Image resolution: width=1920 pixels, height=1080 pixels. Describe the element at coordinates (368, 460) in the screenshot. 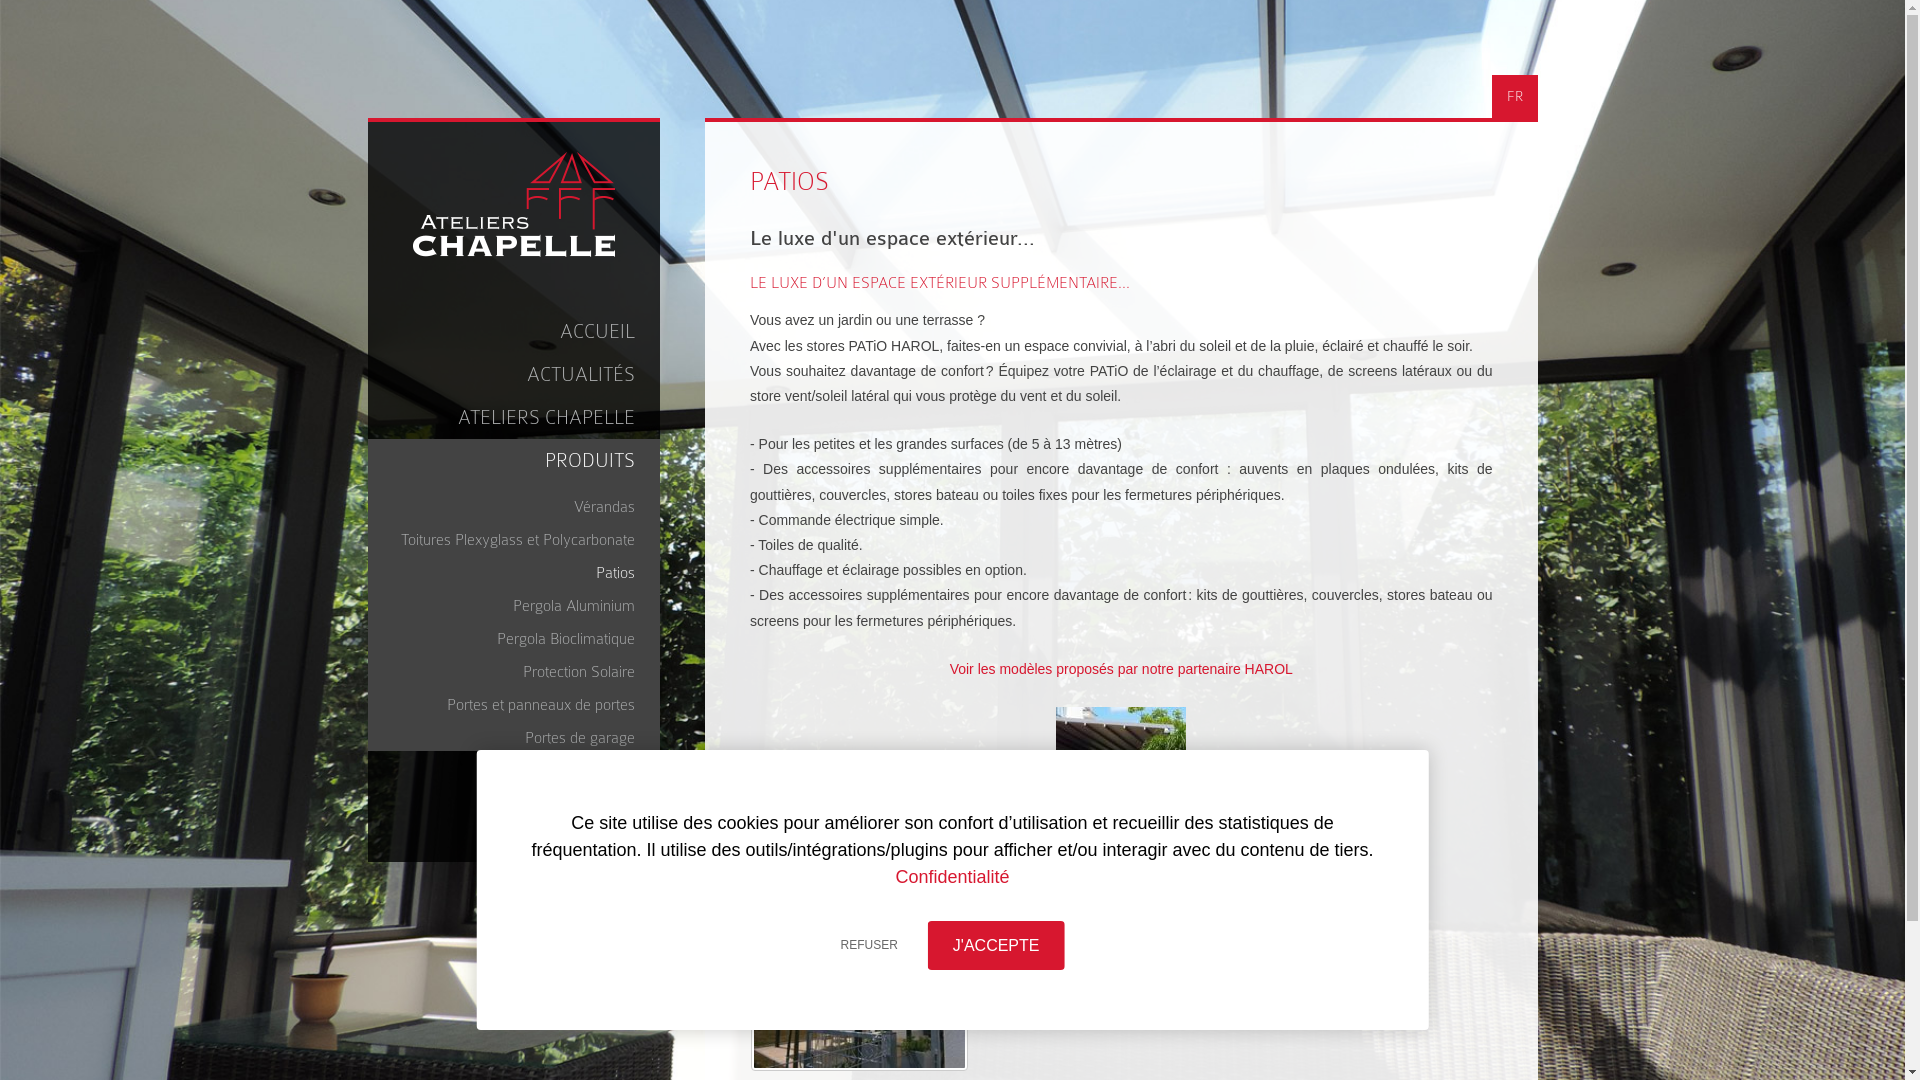

I see `'PRODUITS'` at that location.